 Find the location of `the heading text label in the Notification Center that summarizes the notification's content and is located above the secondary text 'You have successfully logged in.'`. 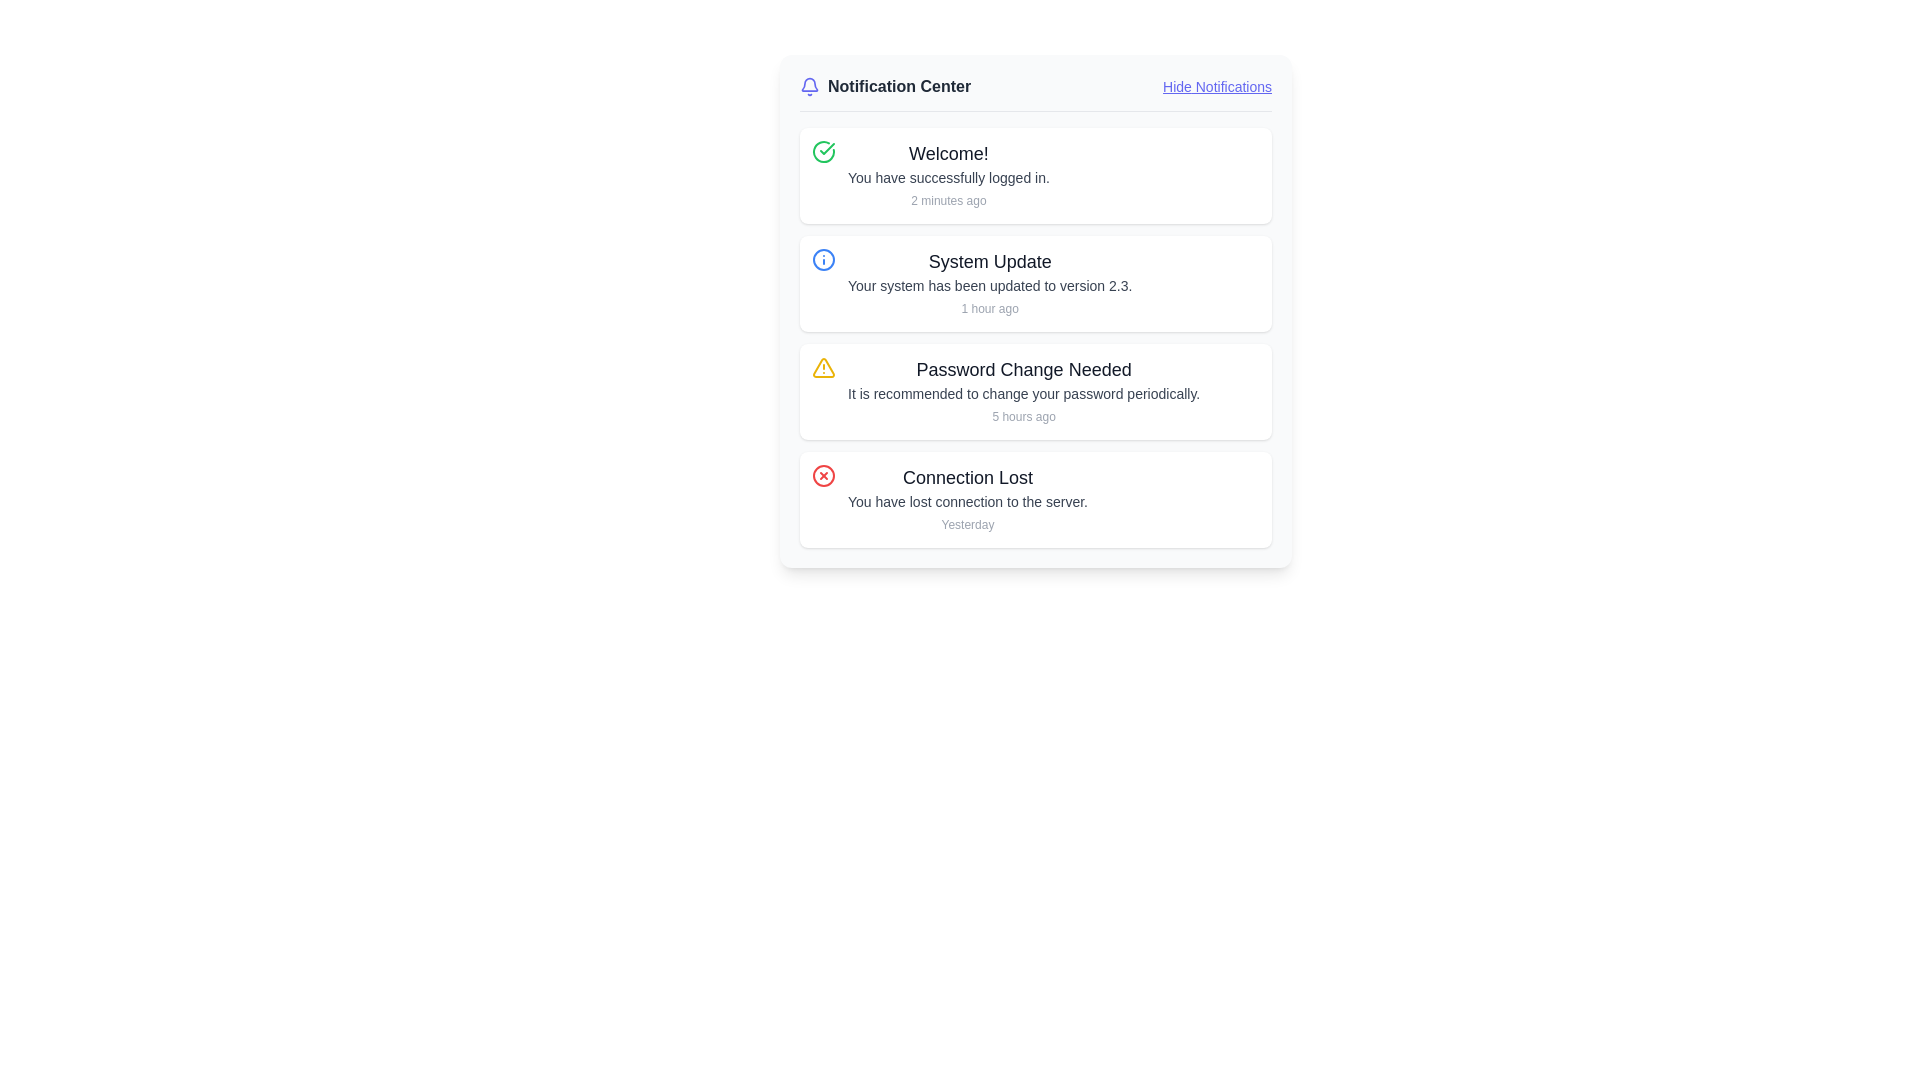

the heading text label in the Notification Center that summarizes the notification's content and is located above the secondary text 'You have successfully logged in.' is located at coordinates (947, 153).